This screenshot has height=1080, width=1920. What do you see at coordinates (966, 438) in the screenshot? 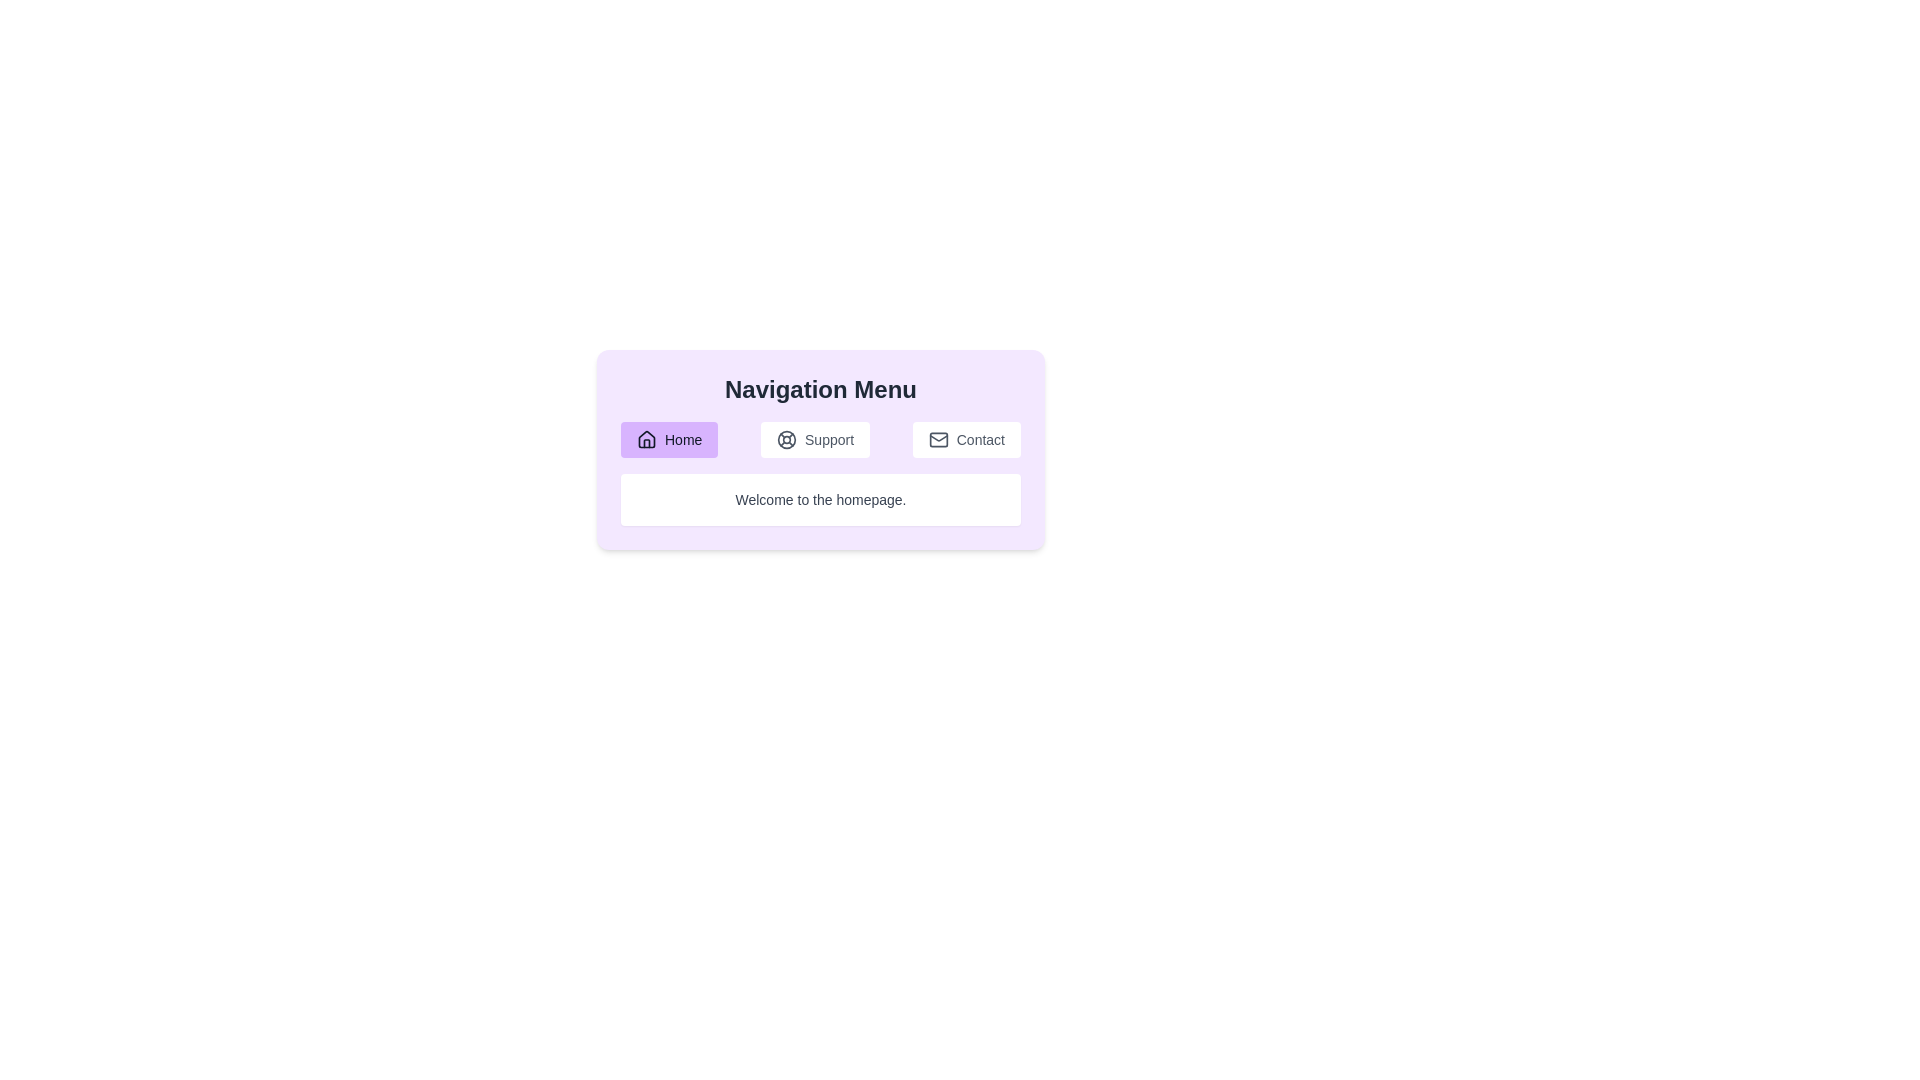
I see `the 'Contact' button in the navigation menu which features a mail icon and dark text on a white background` at bounding box center [966, 438].